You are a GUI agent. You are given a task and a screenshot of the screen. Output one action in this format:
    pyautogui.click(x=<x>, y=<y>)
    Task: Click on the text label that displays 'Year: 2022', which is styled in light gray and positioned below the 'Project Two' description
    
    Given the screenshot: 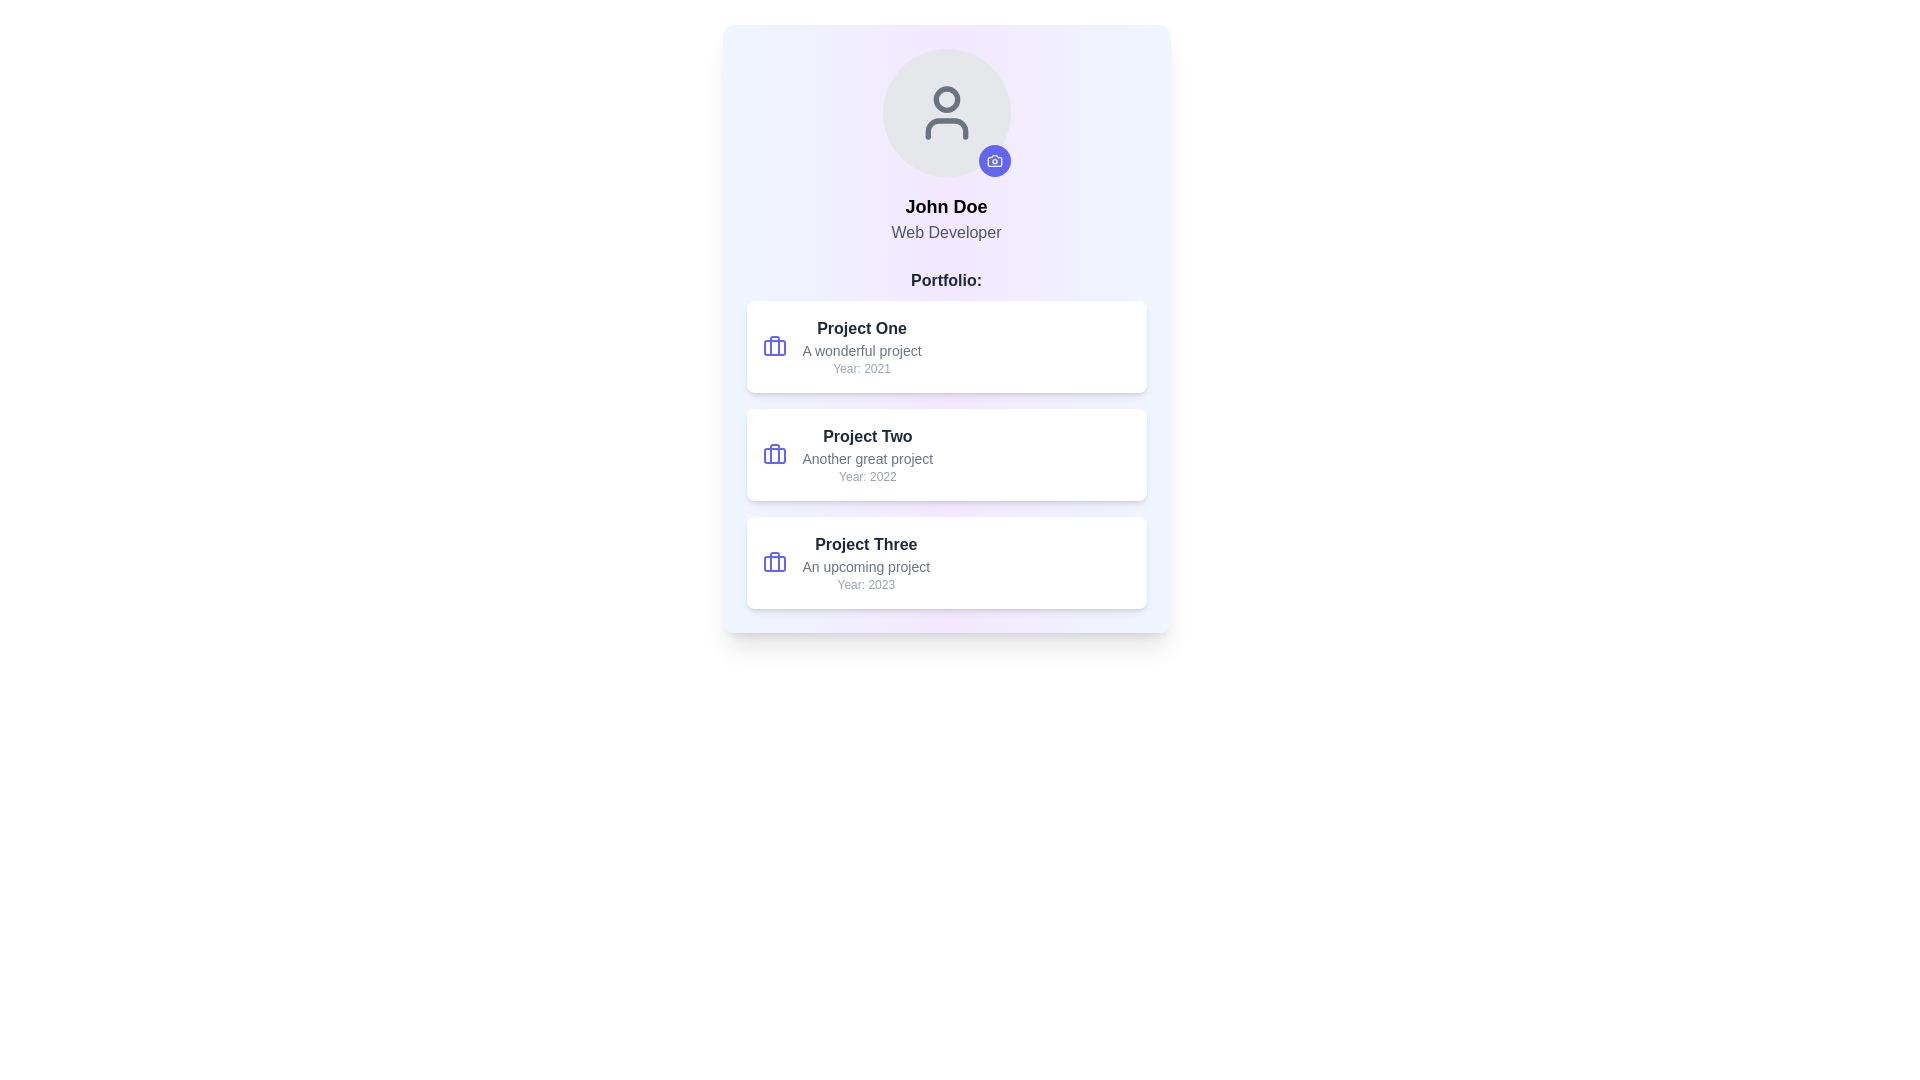 What is the action you would take?
    pyautogui.click(x=867, y=477)
    